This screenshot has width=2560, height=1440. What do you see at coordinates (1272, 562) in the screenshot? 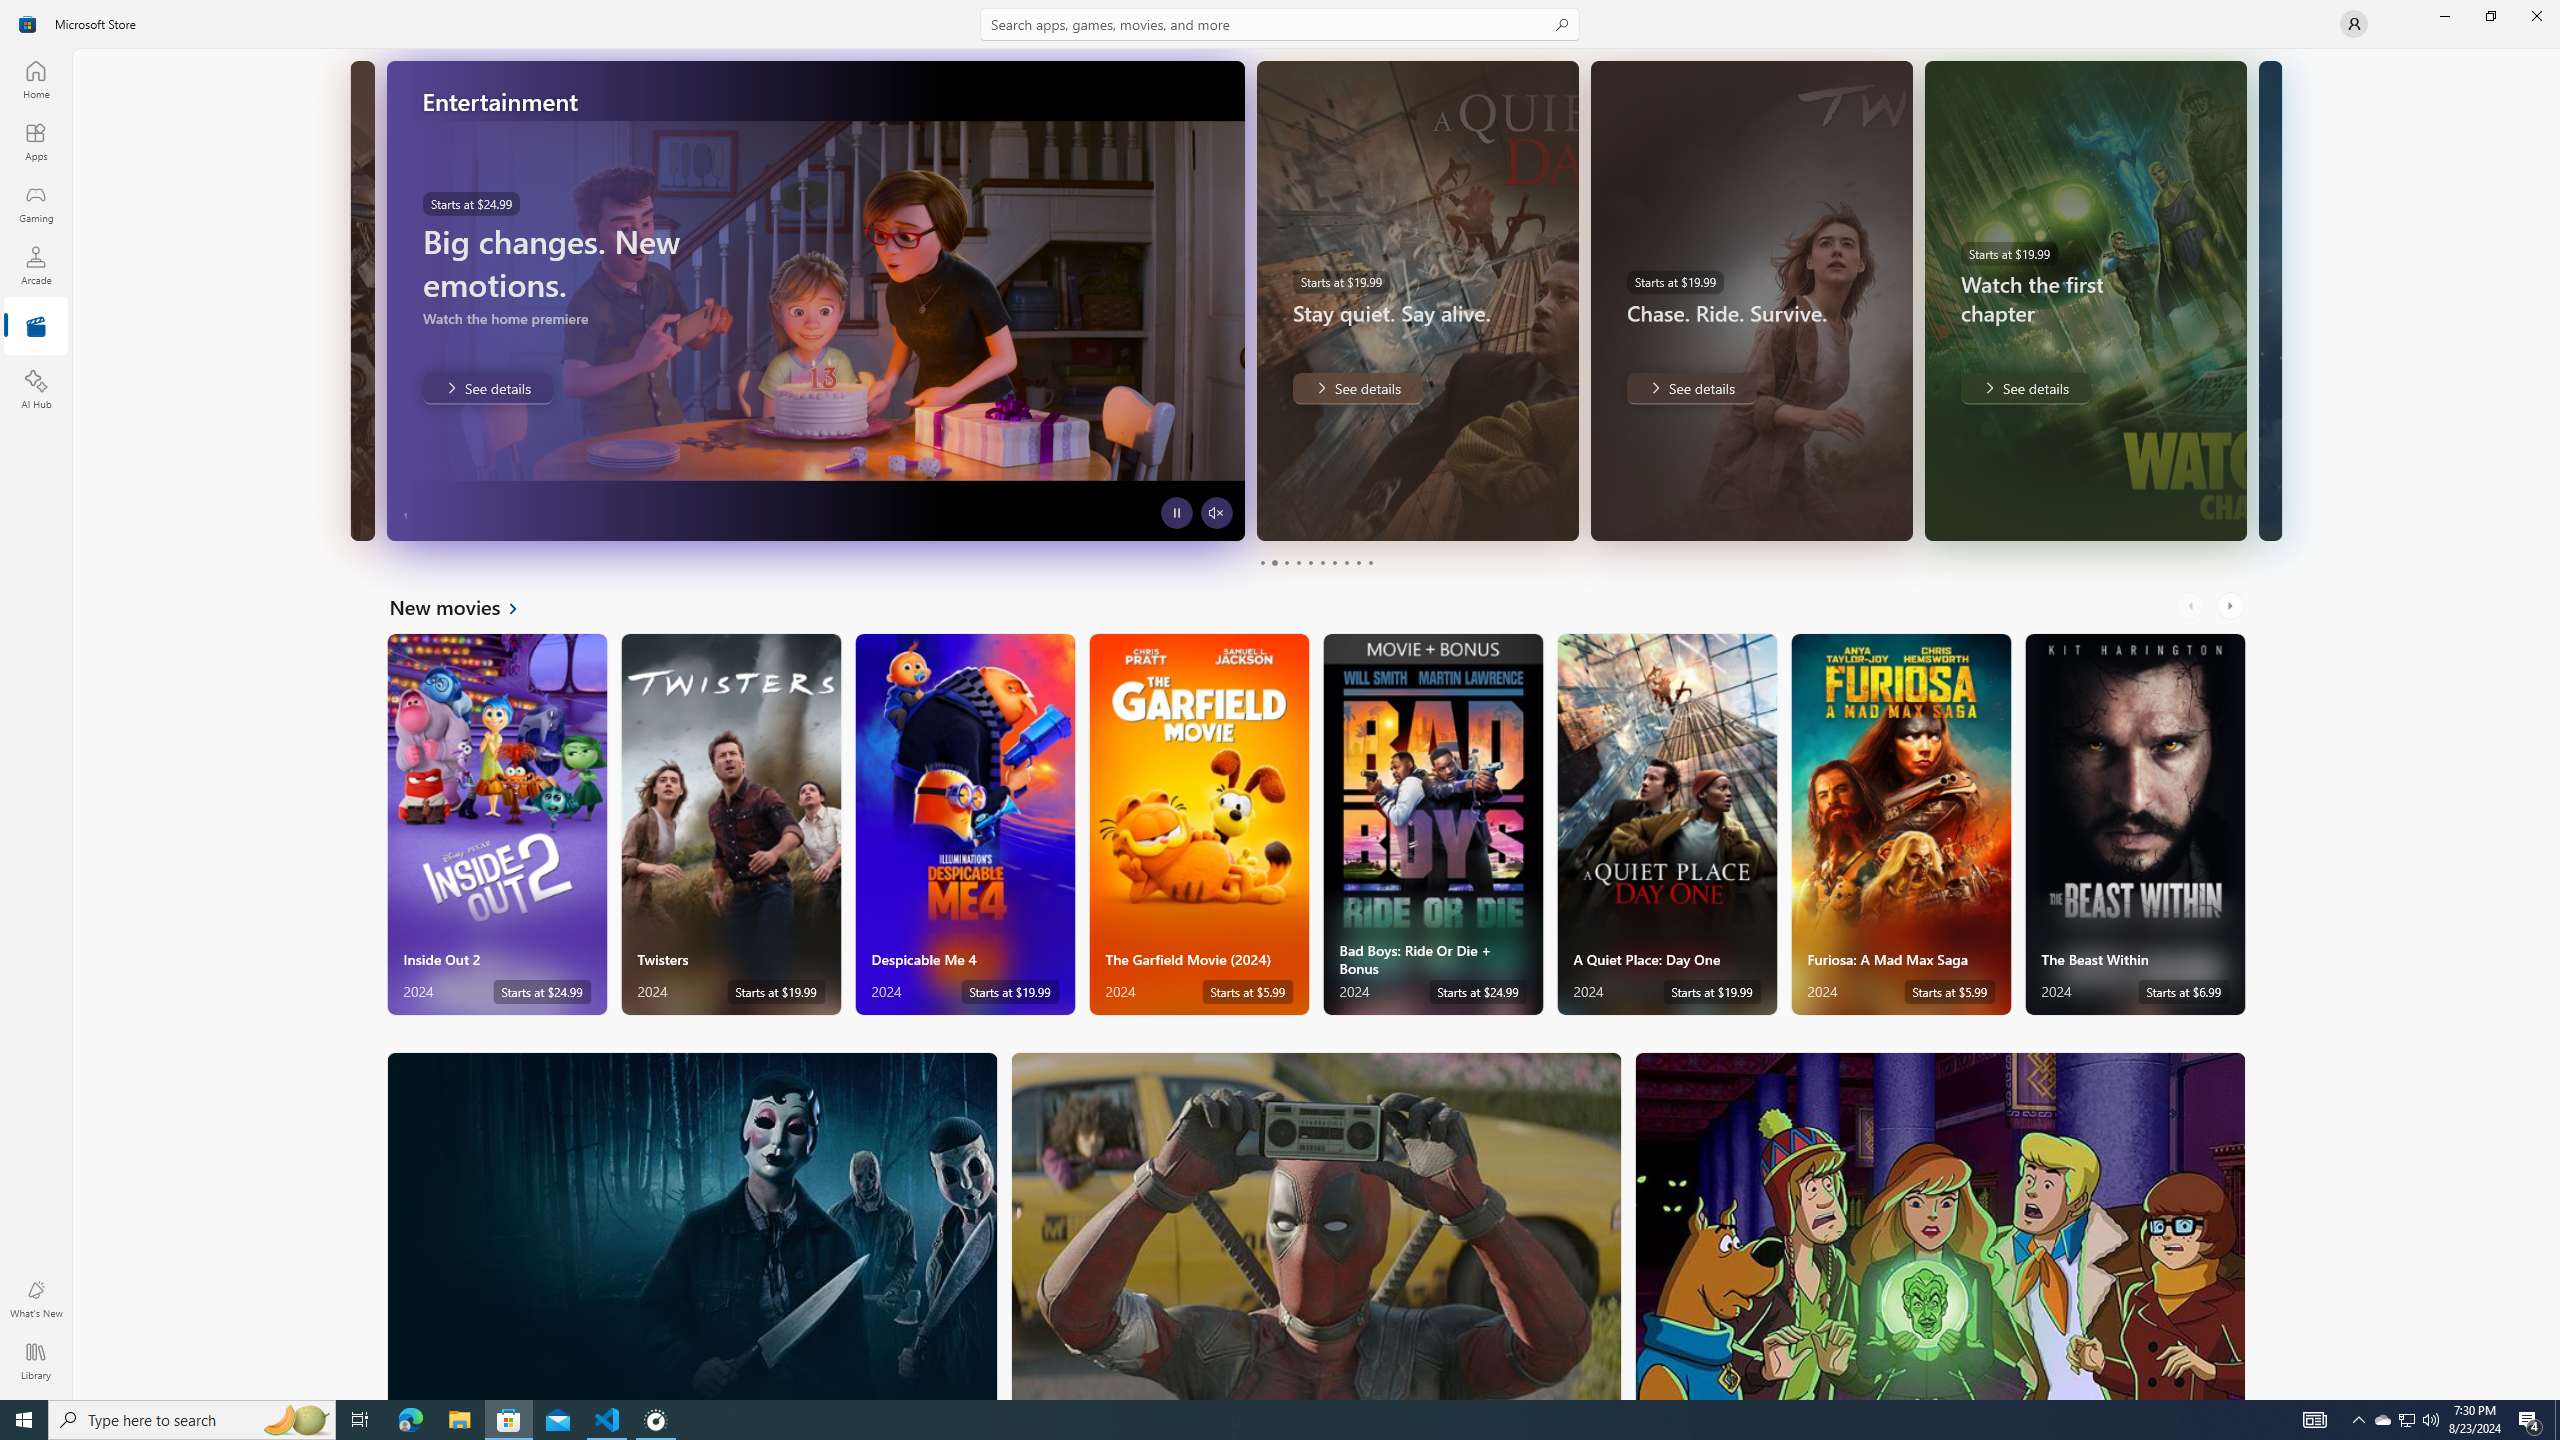
I see `'Page 2'` at bounding box center [1272, 562].